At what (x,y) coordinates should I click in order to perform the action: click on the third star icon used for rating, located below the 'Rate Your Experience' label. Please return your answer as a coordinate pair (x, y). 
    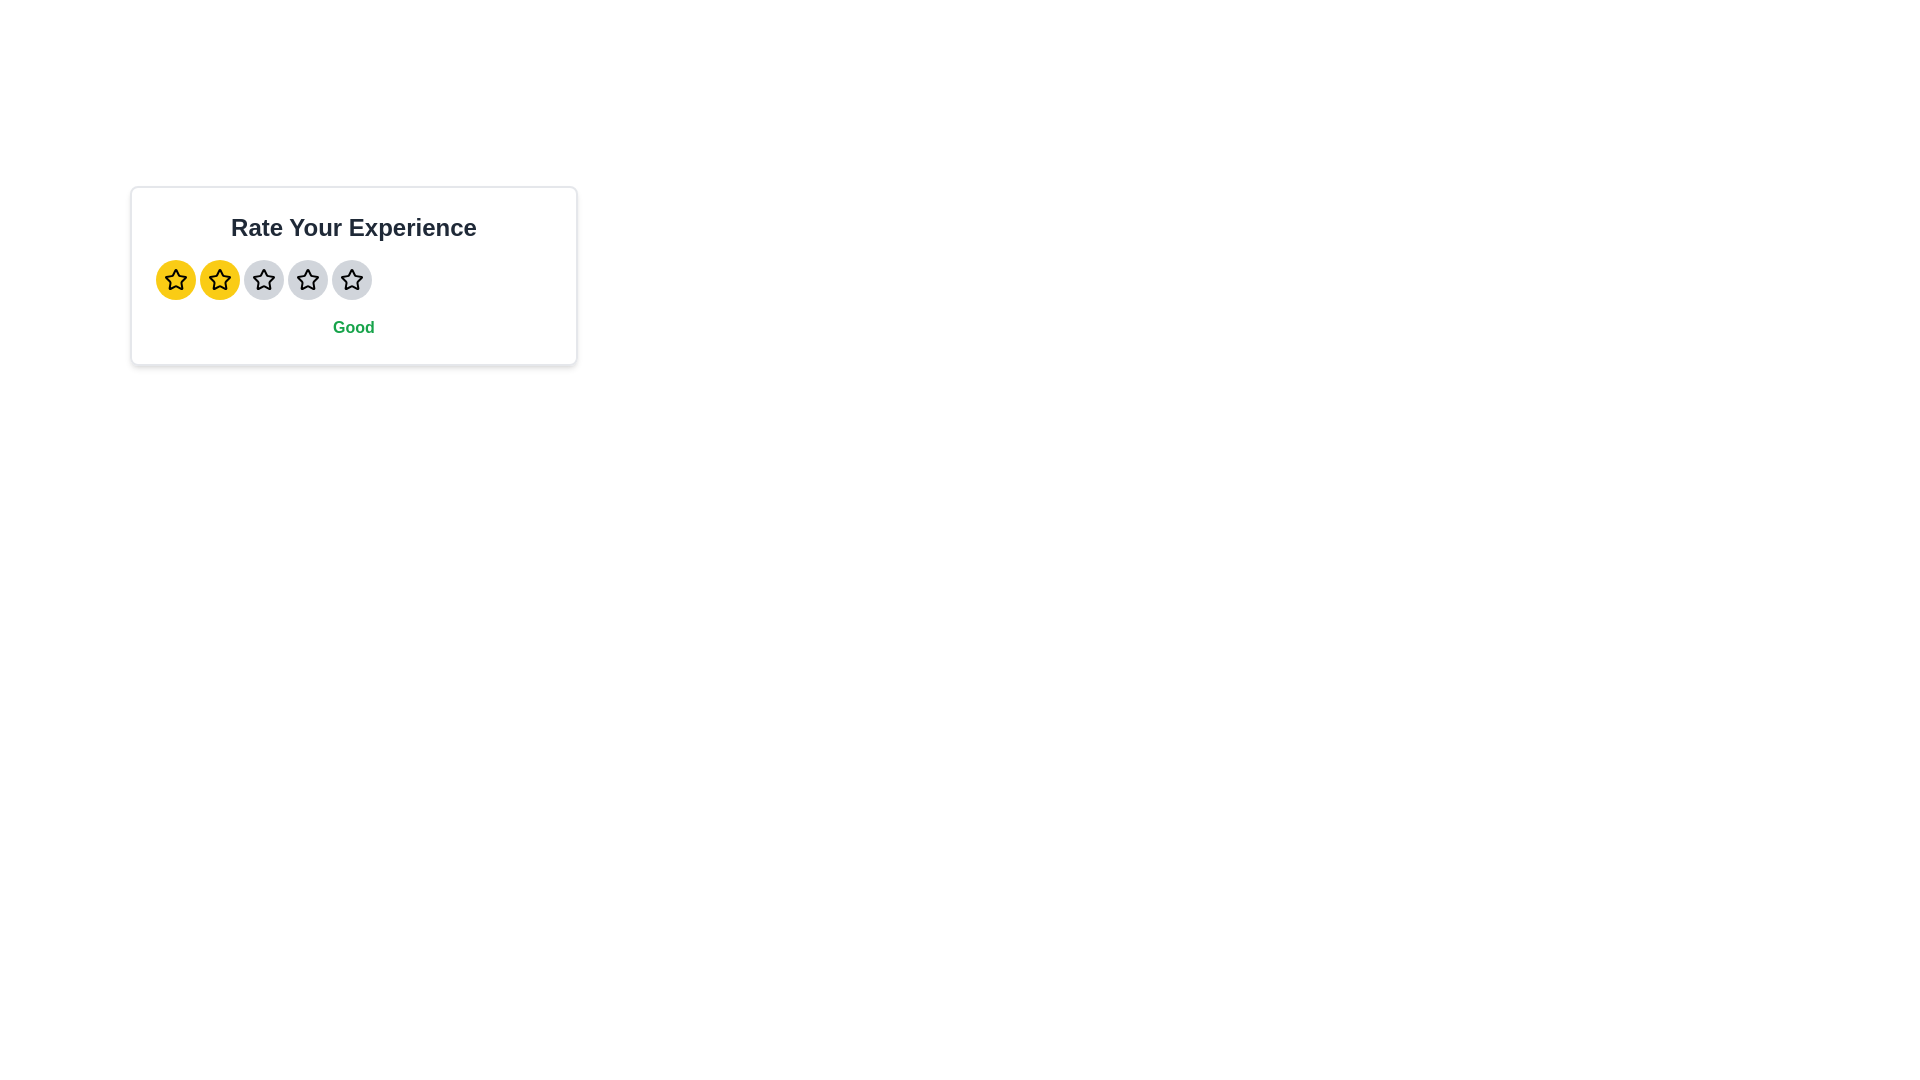
    Looking at the image, I should click on (306, 279).